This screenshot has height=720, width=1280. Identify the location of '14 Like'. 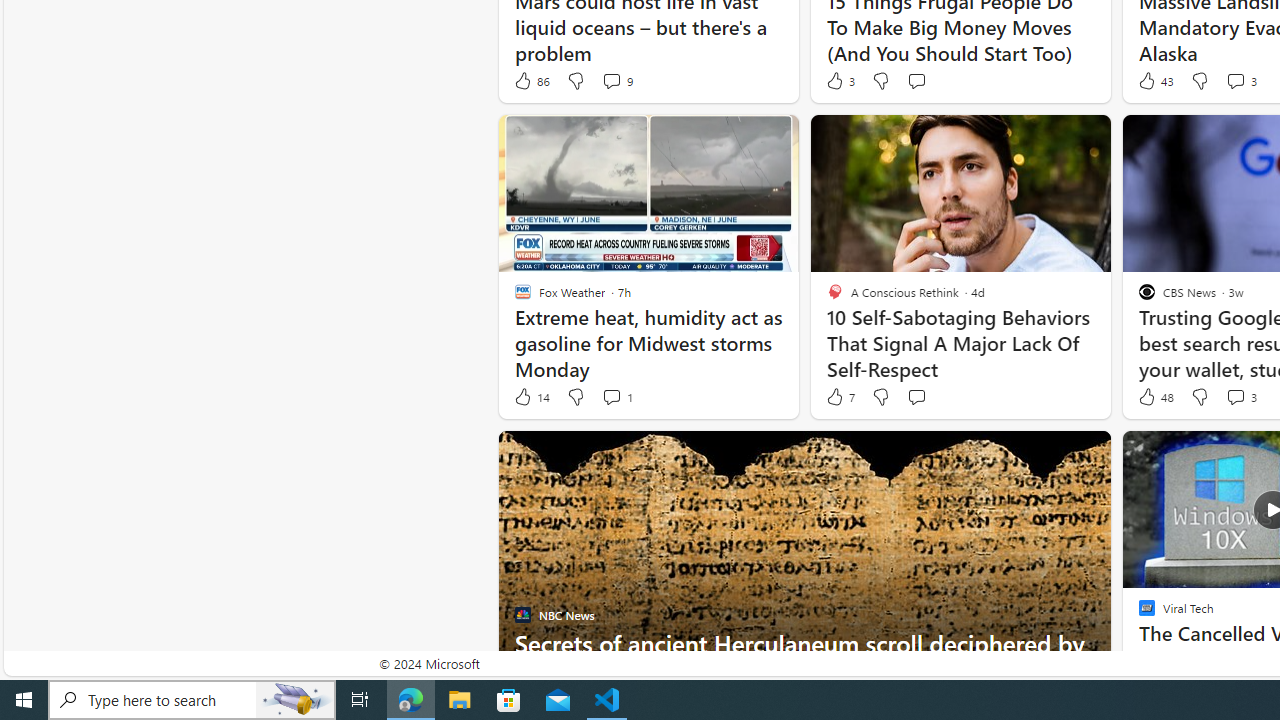
(531, 397).